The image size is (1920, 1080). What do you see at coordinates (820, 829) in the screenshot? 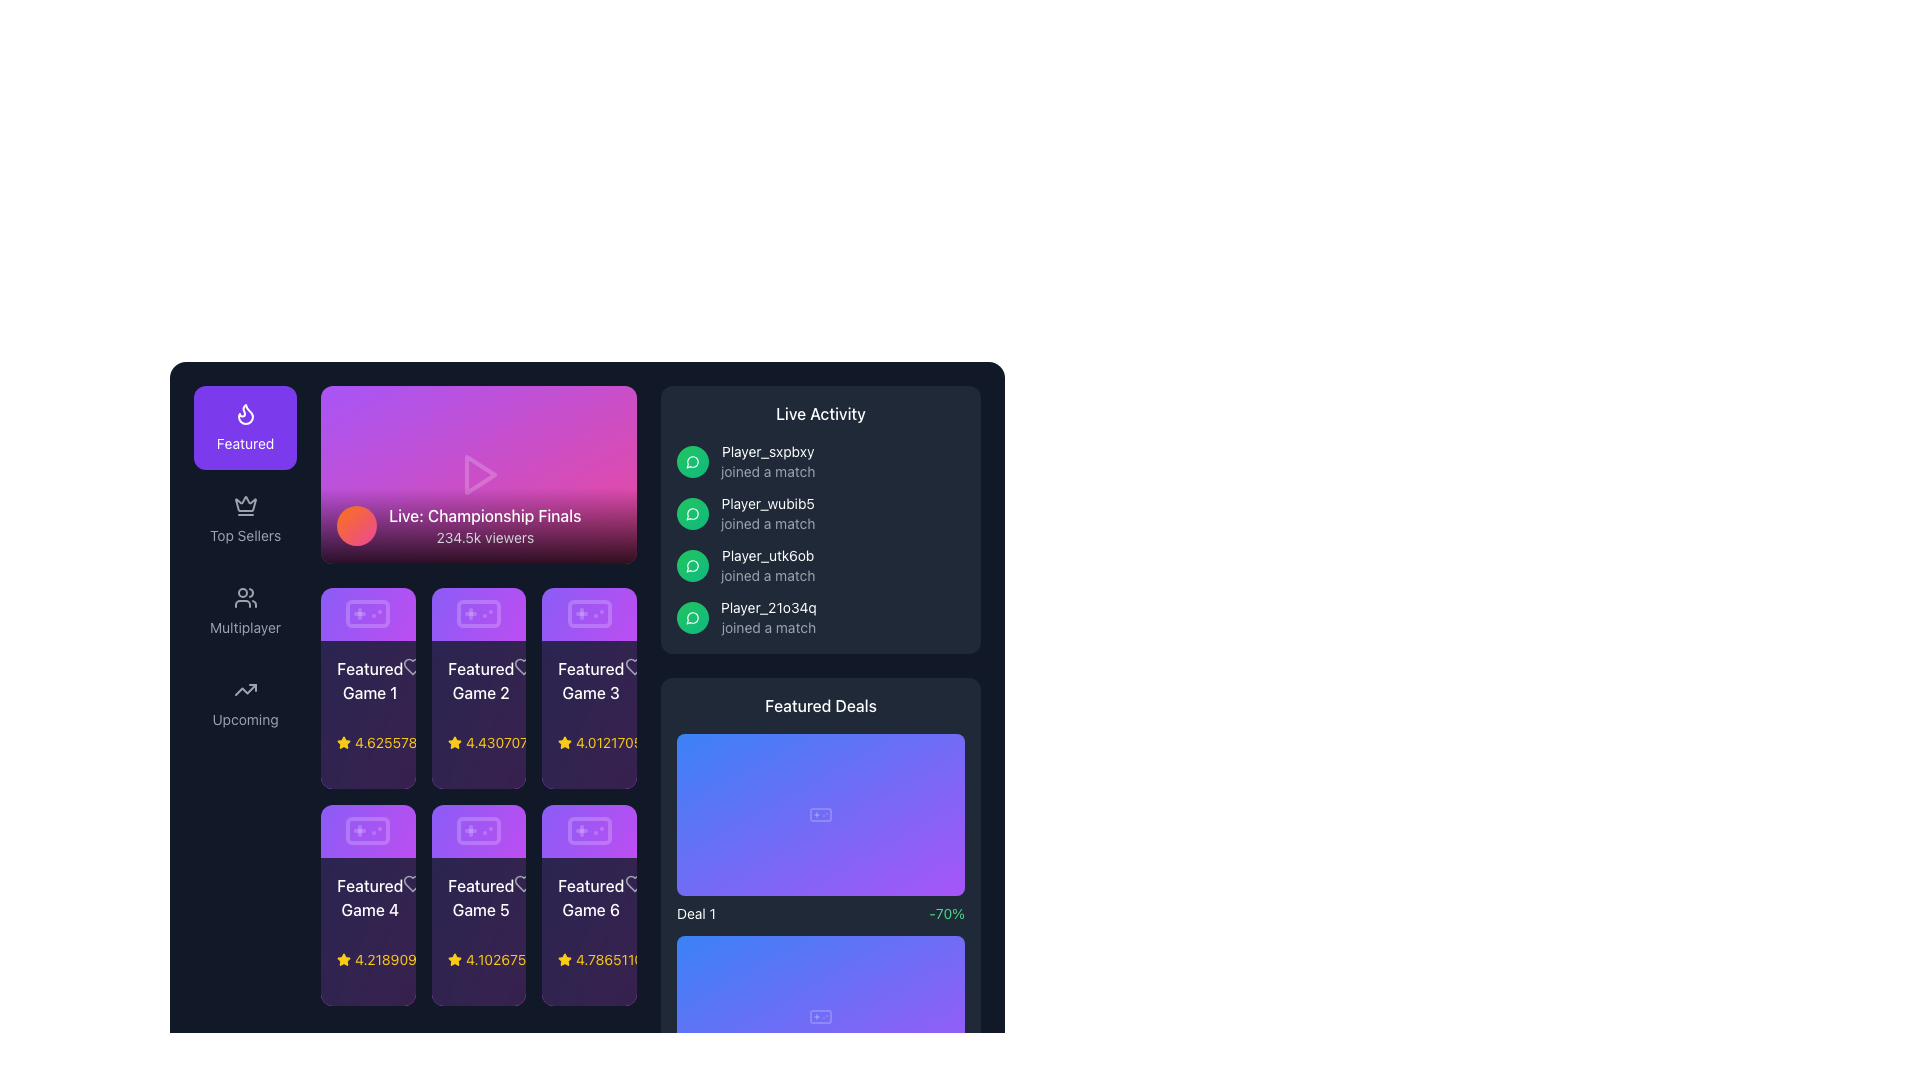
I see `the Promotional Card in the 'Featured Deals' section` at bounding box center [820, 829].